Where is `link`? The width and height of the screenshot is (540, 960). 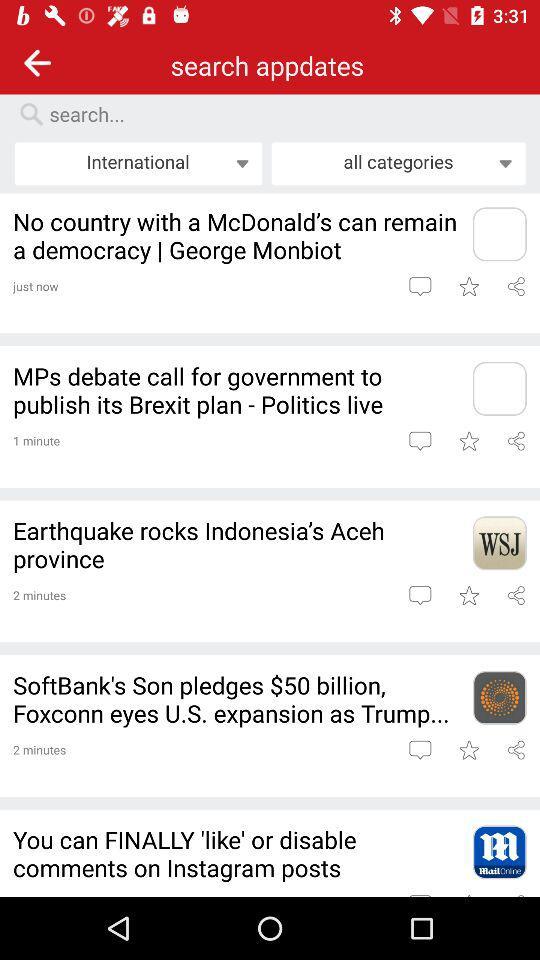 link is located at coordinates (516, 285).